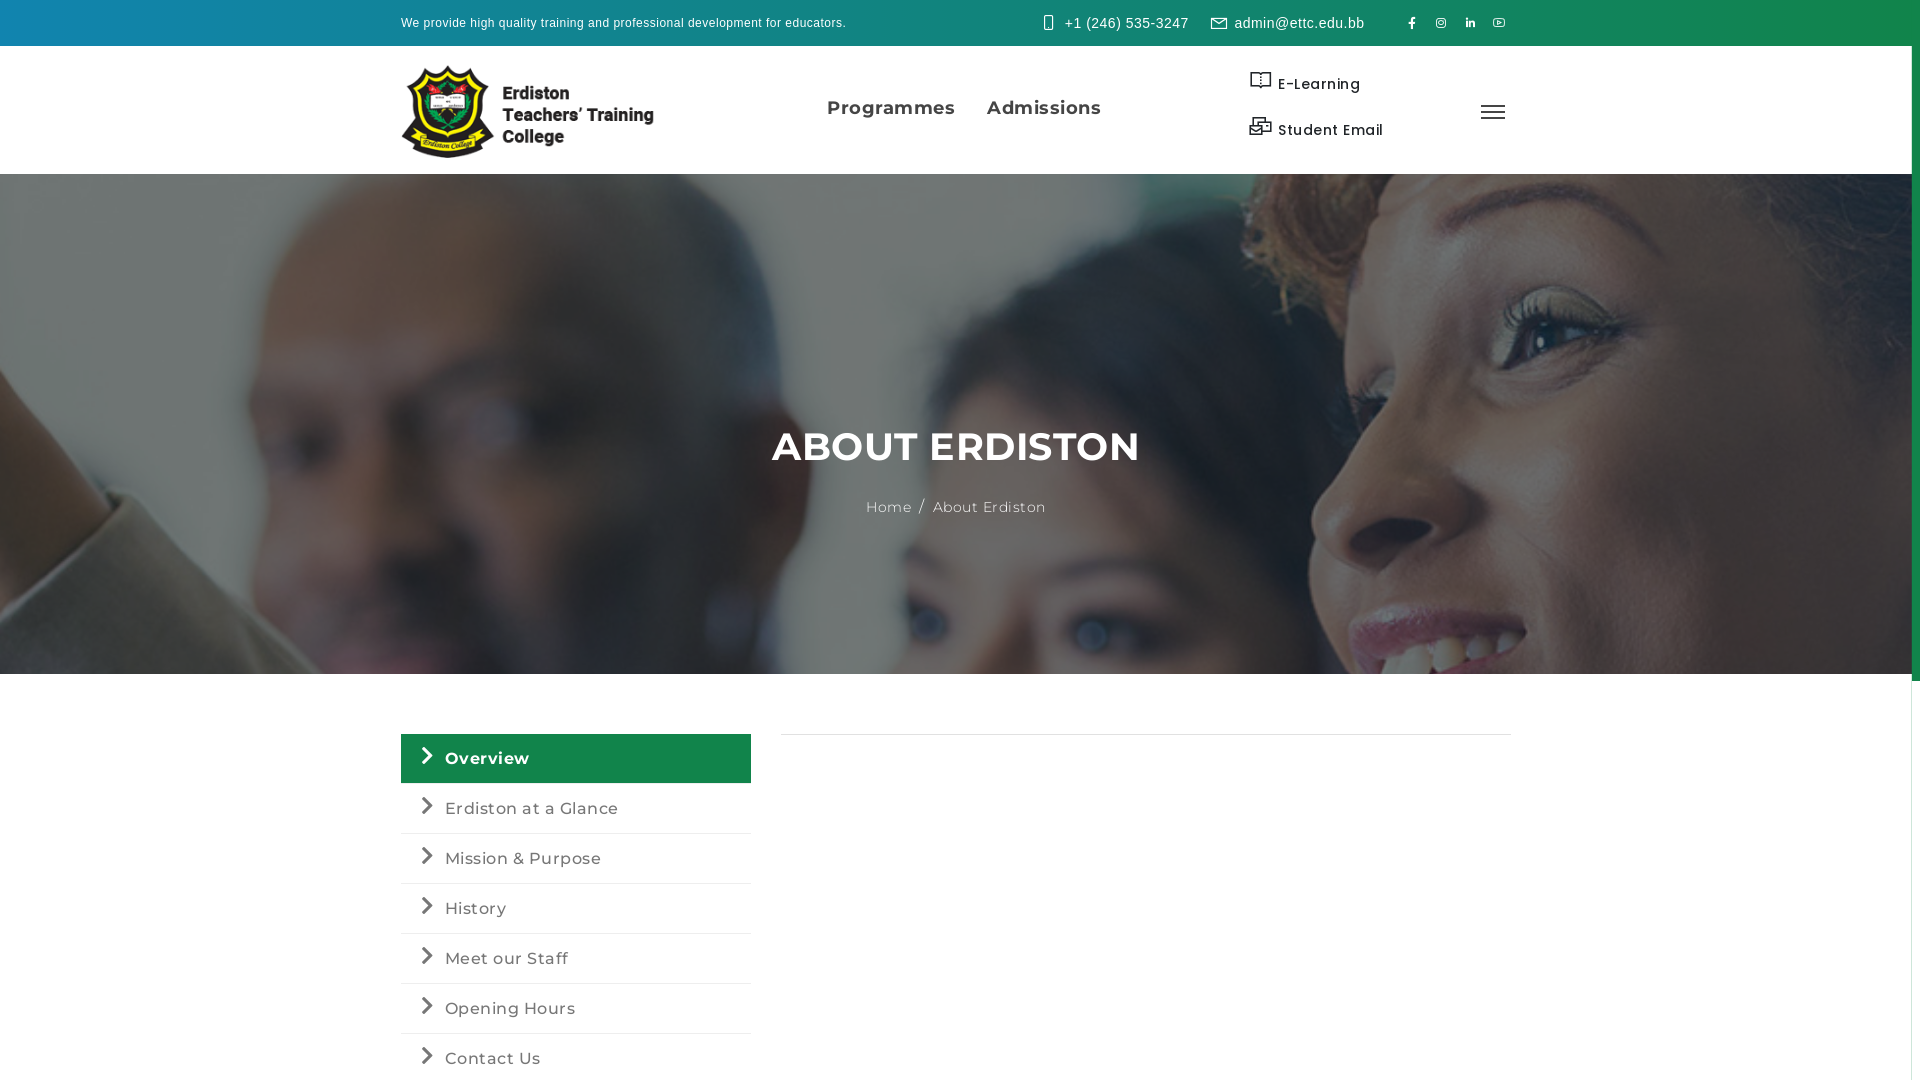 This screenshot has width=1920, height=1080. I want to click on 'Home', so click(887, 505).